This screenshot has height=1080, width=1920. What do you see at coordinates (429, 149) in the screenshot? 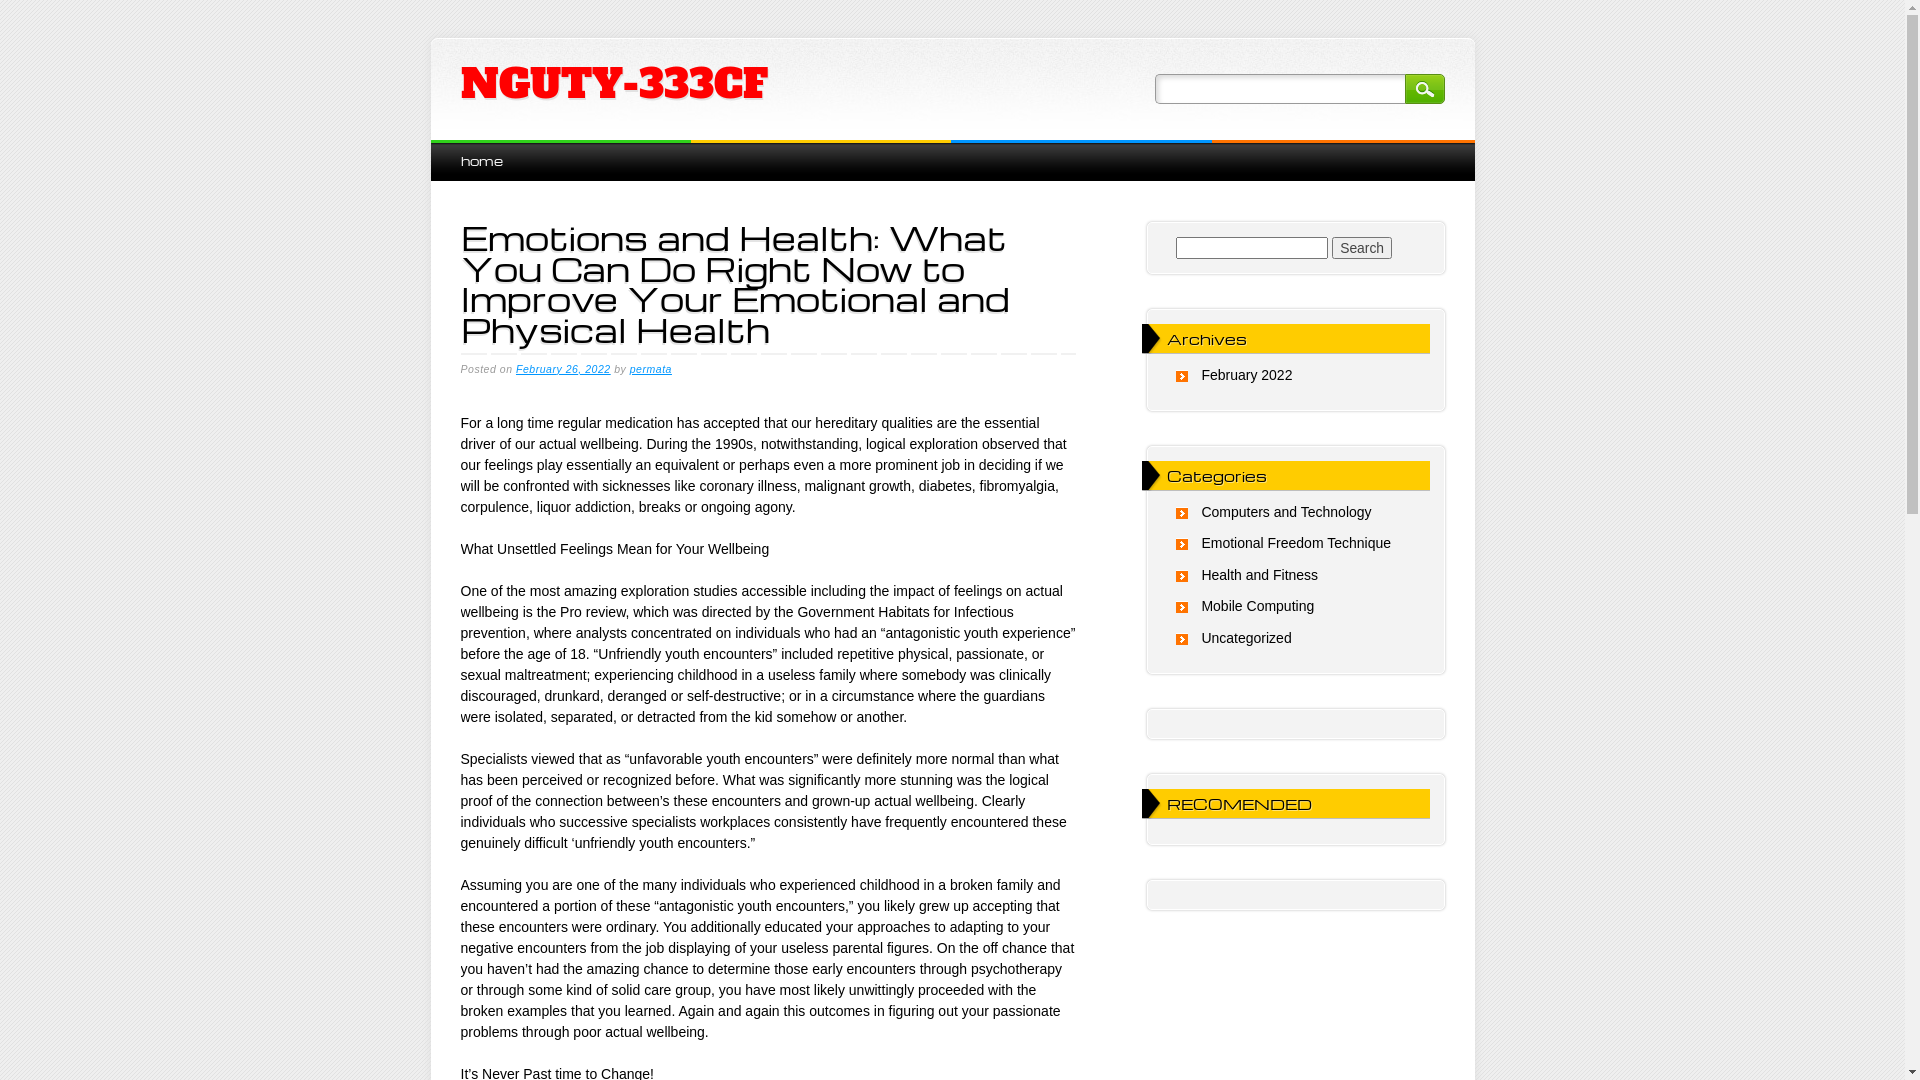
I see `'Skip to content'` at bounding box center [429, 149].